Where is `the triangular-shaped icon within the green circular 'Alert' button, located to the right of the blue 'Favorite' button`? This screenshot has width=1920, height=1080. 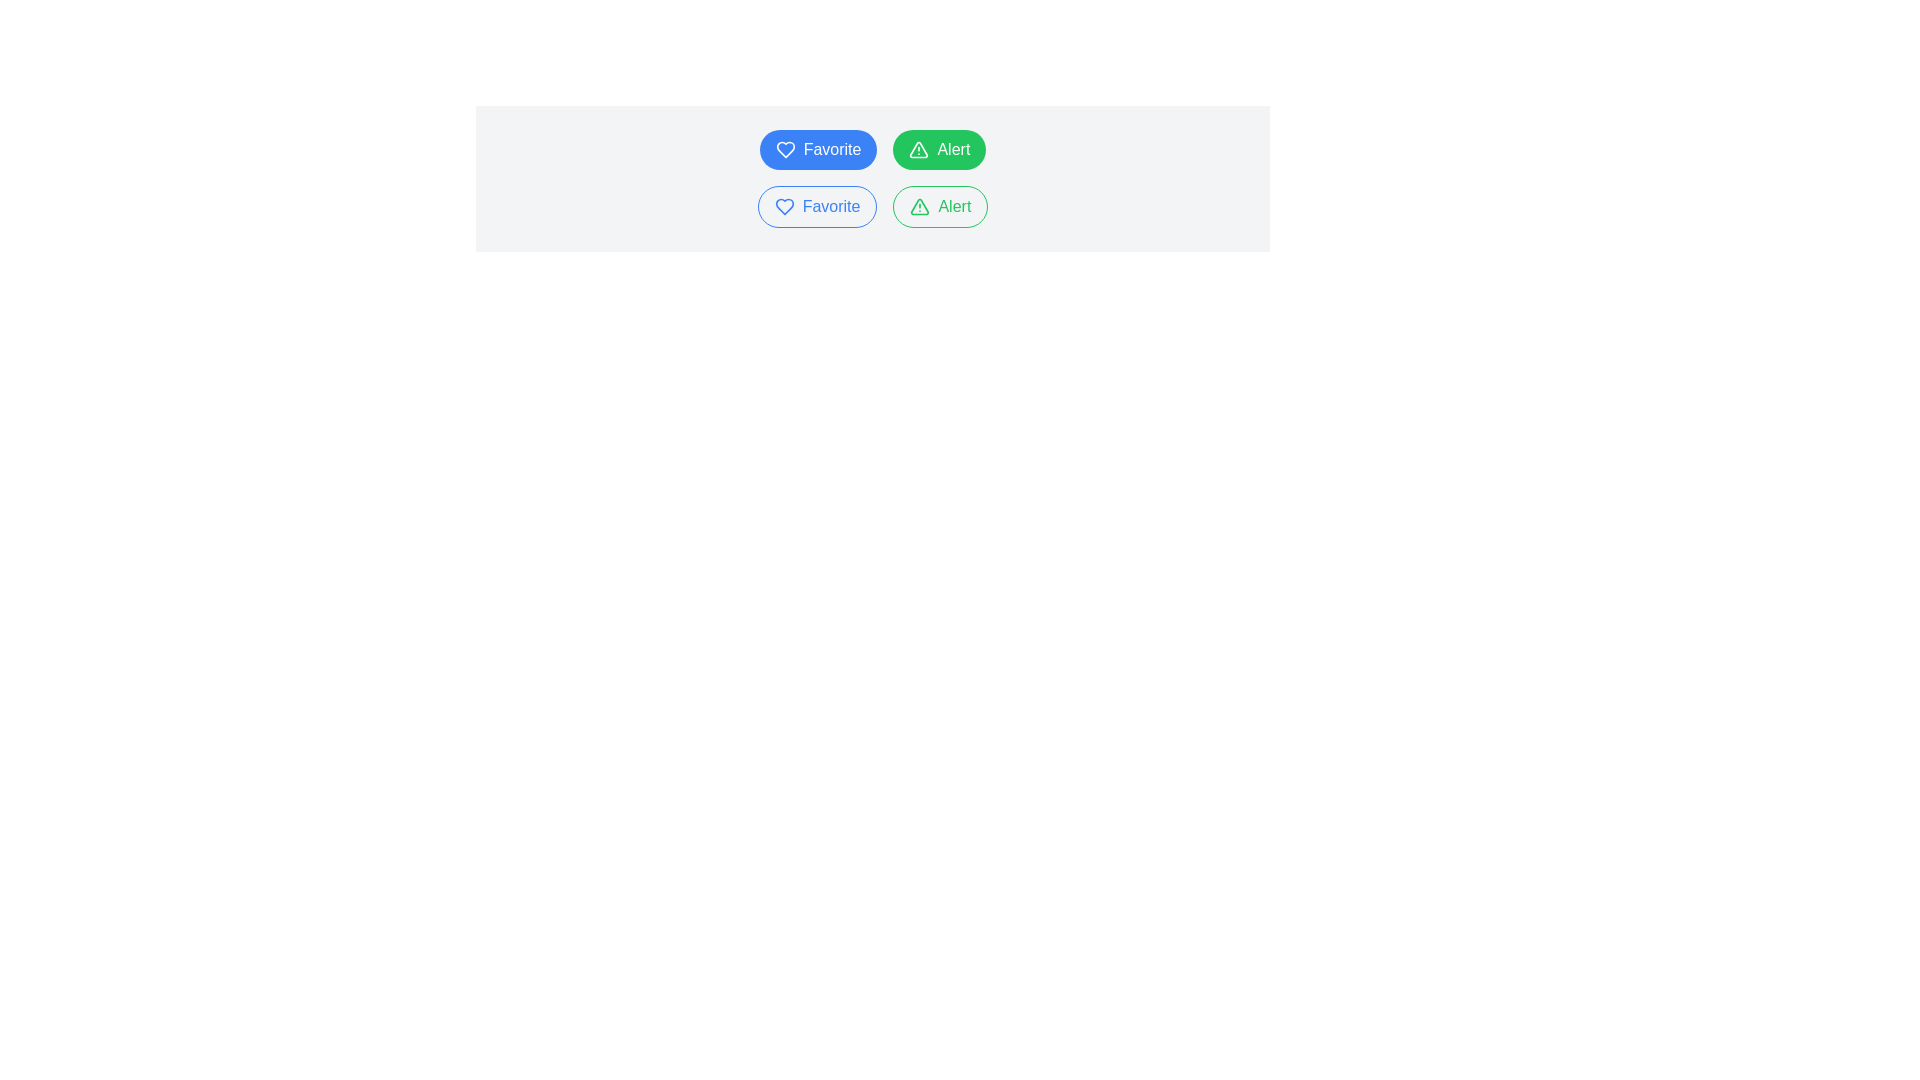 the triangular-shaped icon within the green circular 'Alert' button, located to the right of the blue 'Favorite' button is located at coordinates (919, 207).